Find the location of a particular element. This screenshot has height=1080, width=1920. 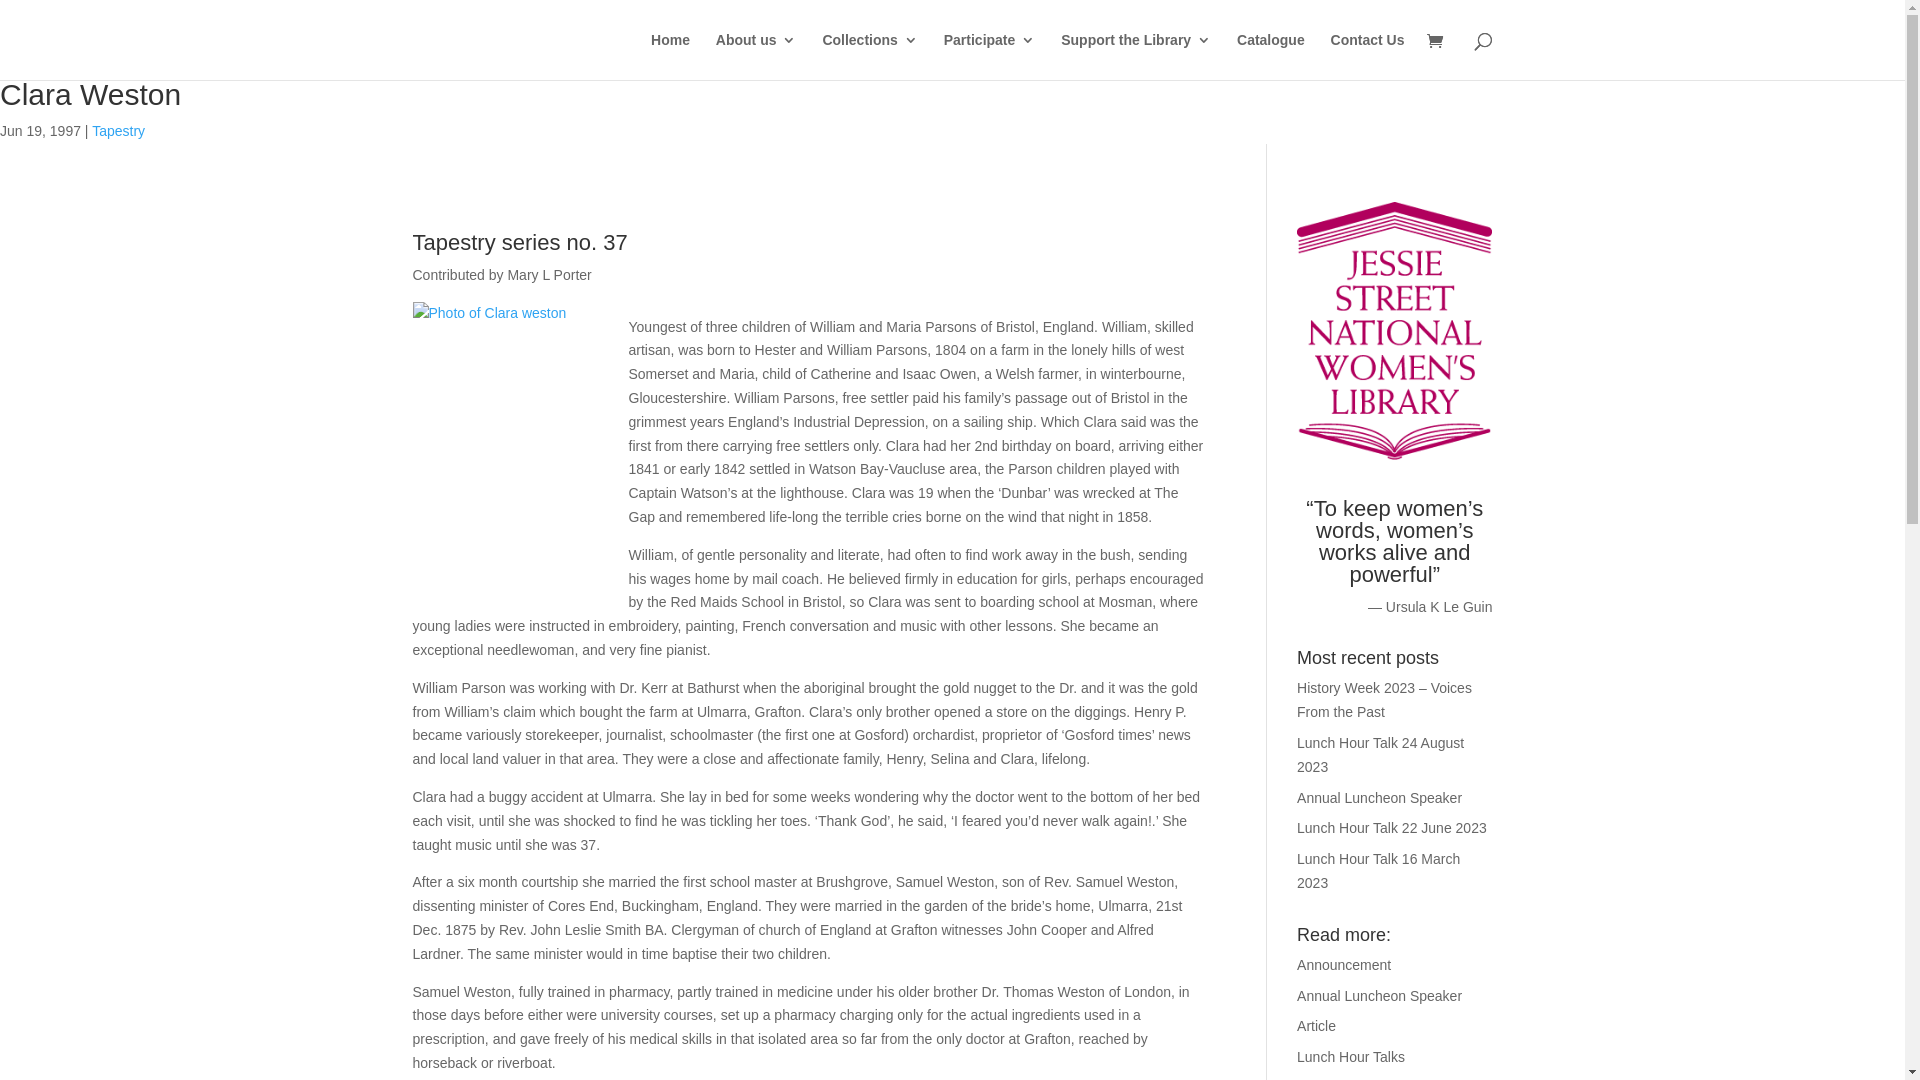

'Lunch Hour Talks' is located at coordinates (1350, 1055).